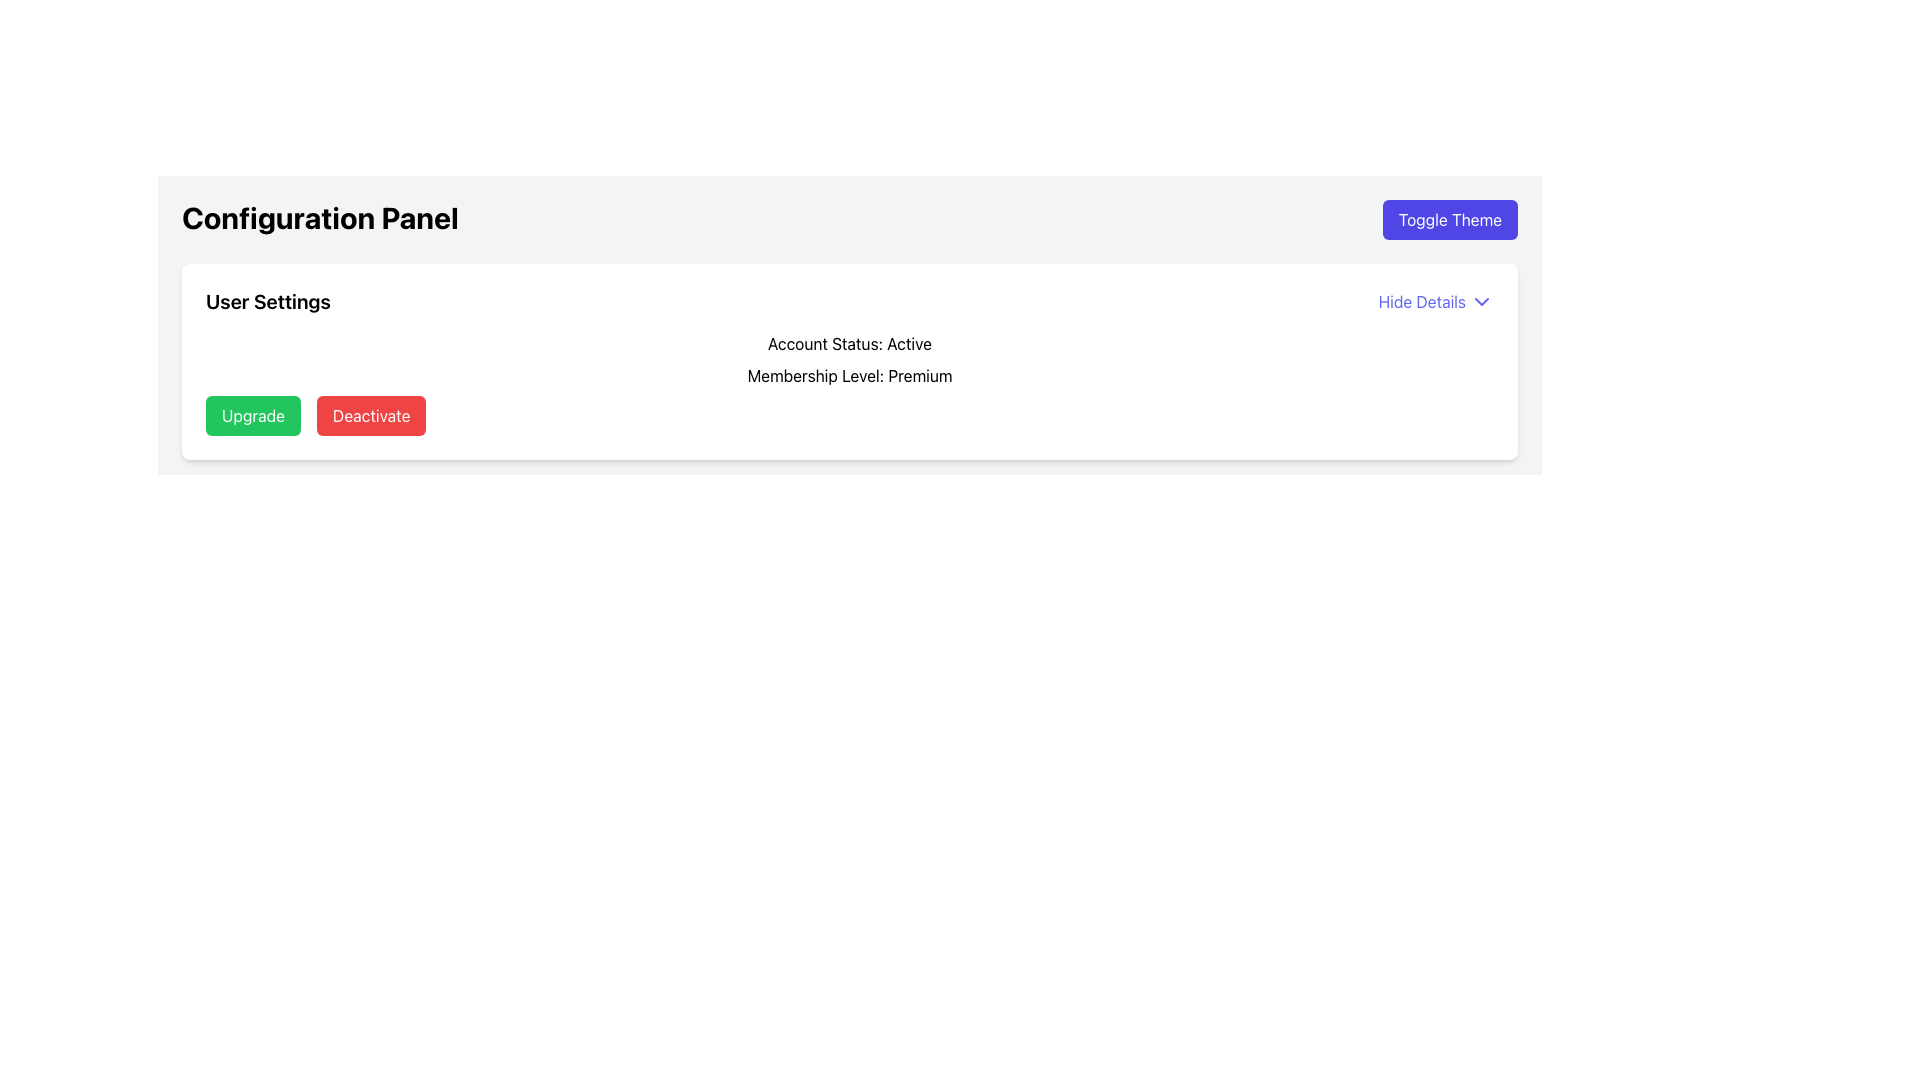 This screenshot has width=1920, height=1080. Describe the element at coordinates (1450, 219) in the screenshot. I see `the 'Toggle Theme' button located at the top right of the 'Configuration Panel' section` at that location.